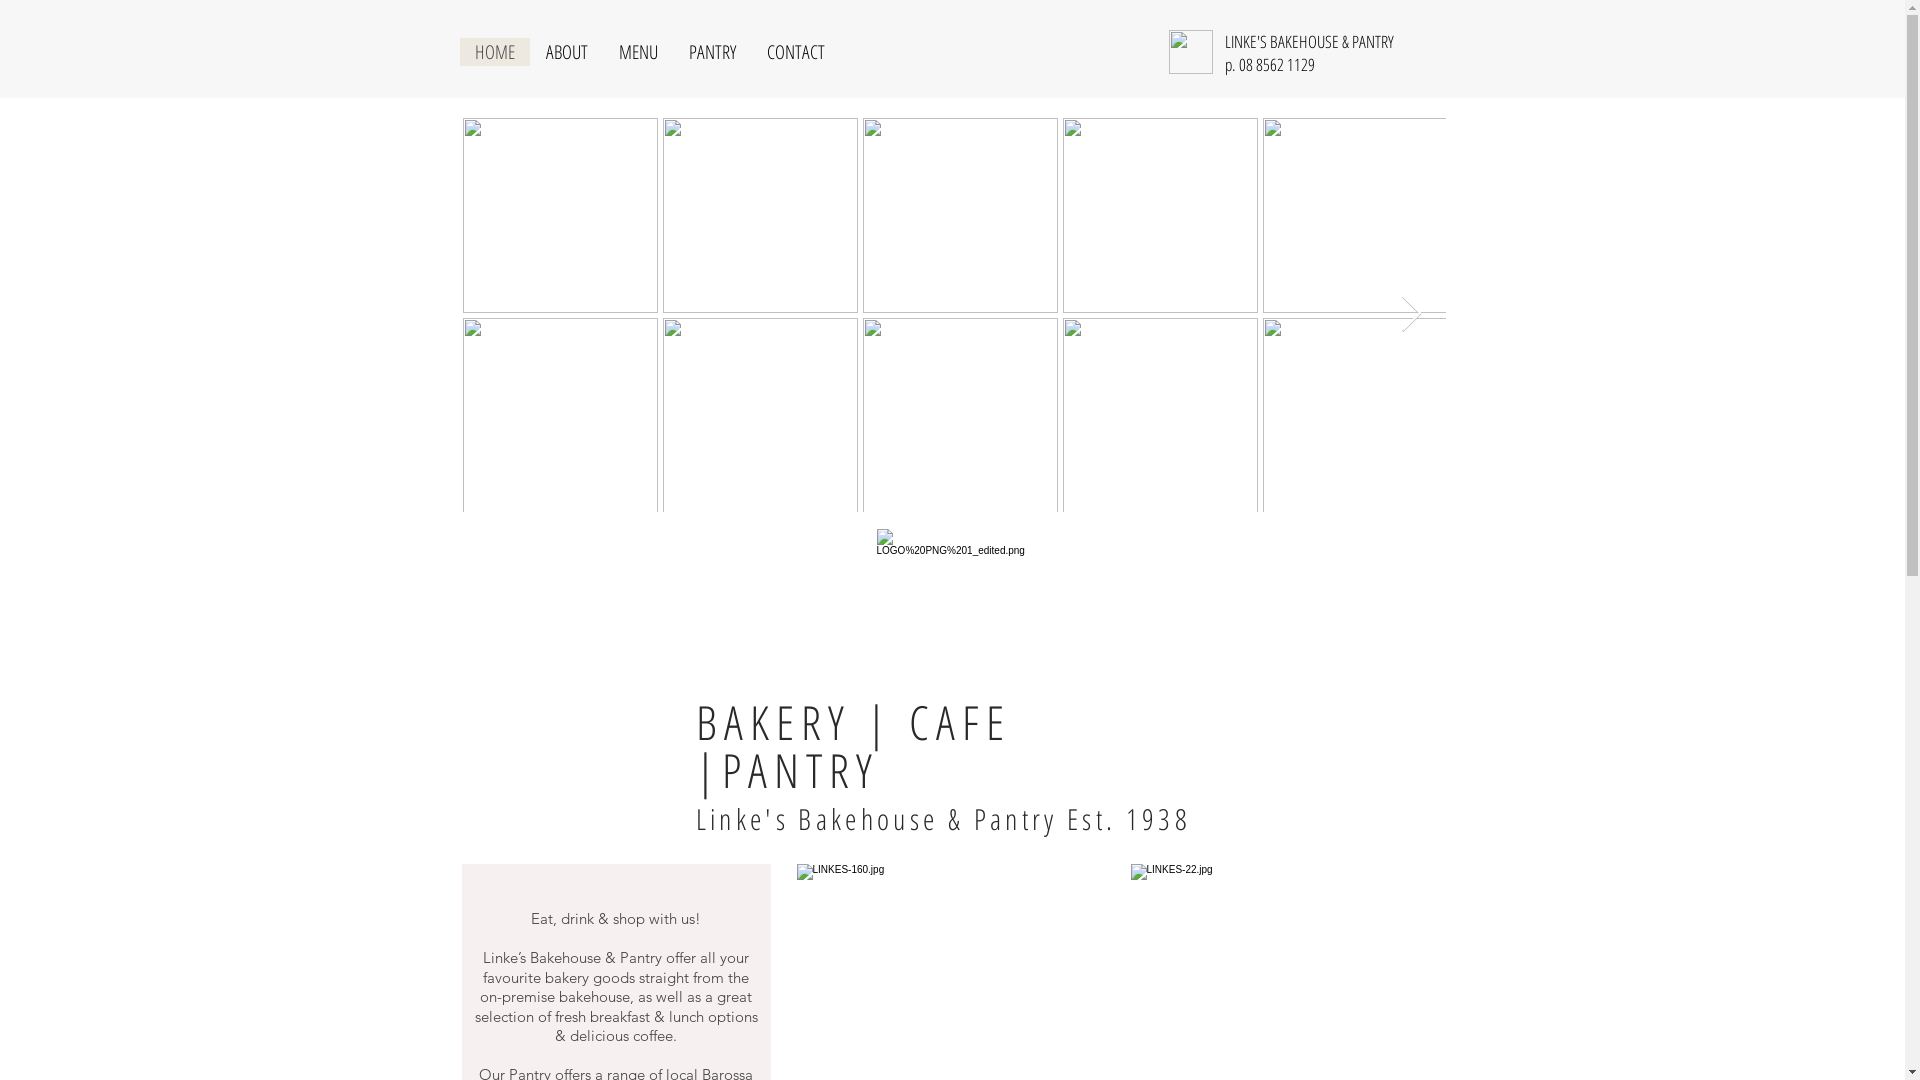  I want to click on 'CONTACT', so click(793, 50).